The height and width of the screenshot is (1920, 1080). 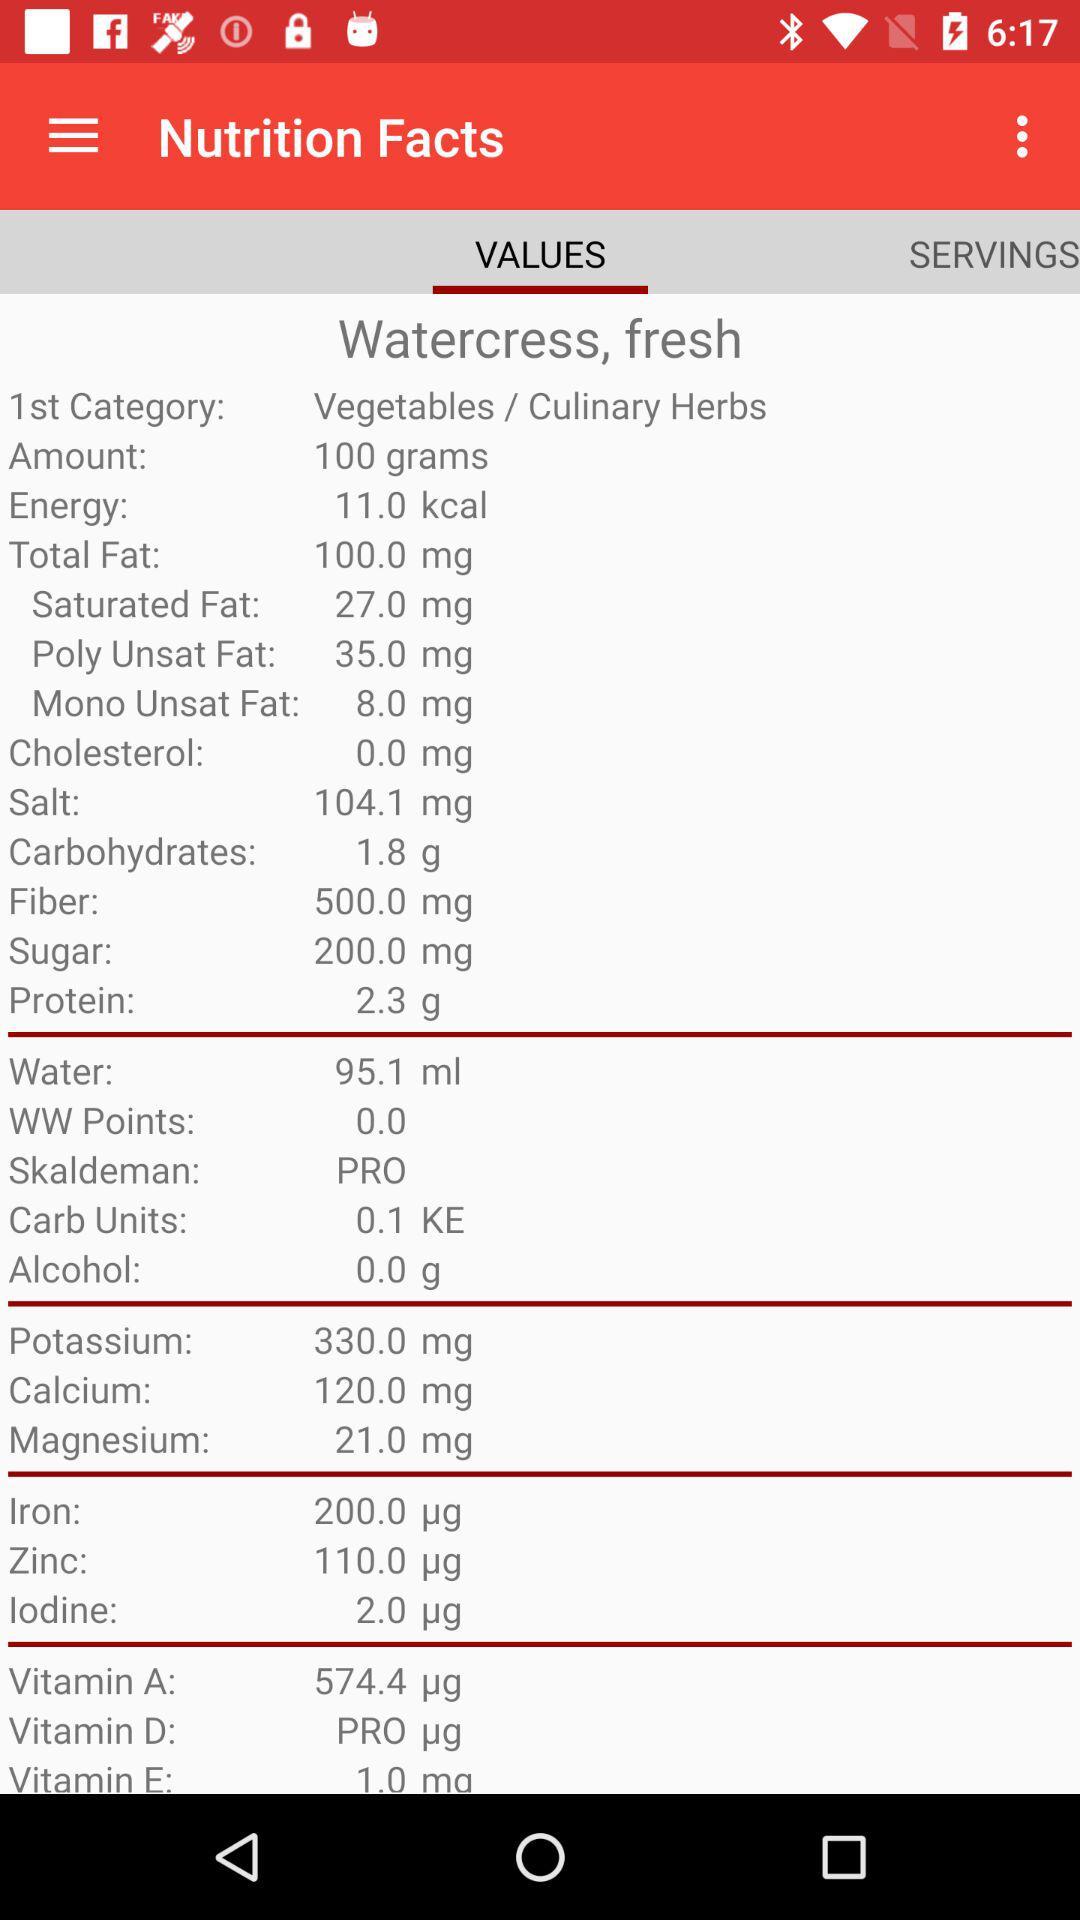 What do you see at coordinates (994, 252) in the screenshot?
I see `the app to the right of the values icon` at bounding box center [994, 252].